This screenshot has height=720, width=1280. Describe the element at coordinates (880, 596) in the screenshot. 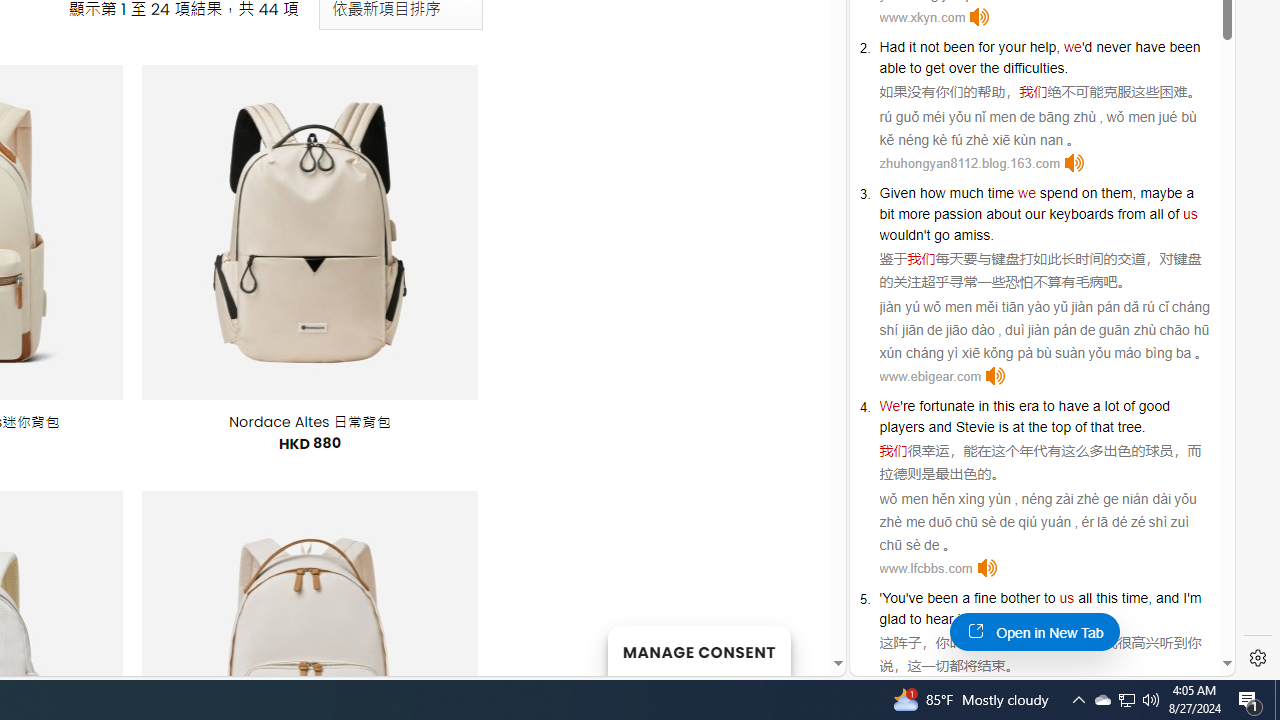

I see `'''` at that location.